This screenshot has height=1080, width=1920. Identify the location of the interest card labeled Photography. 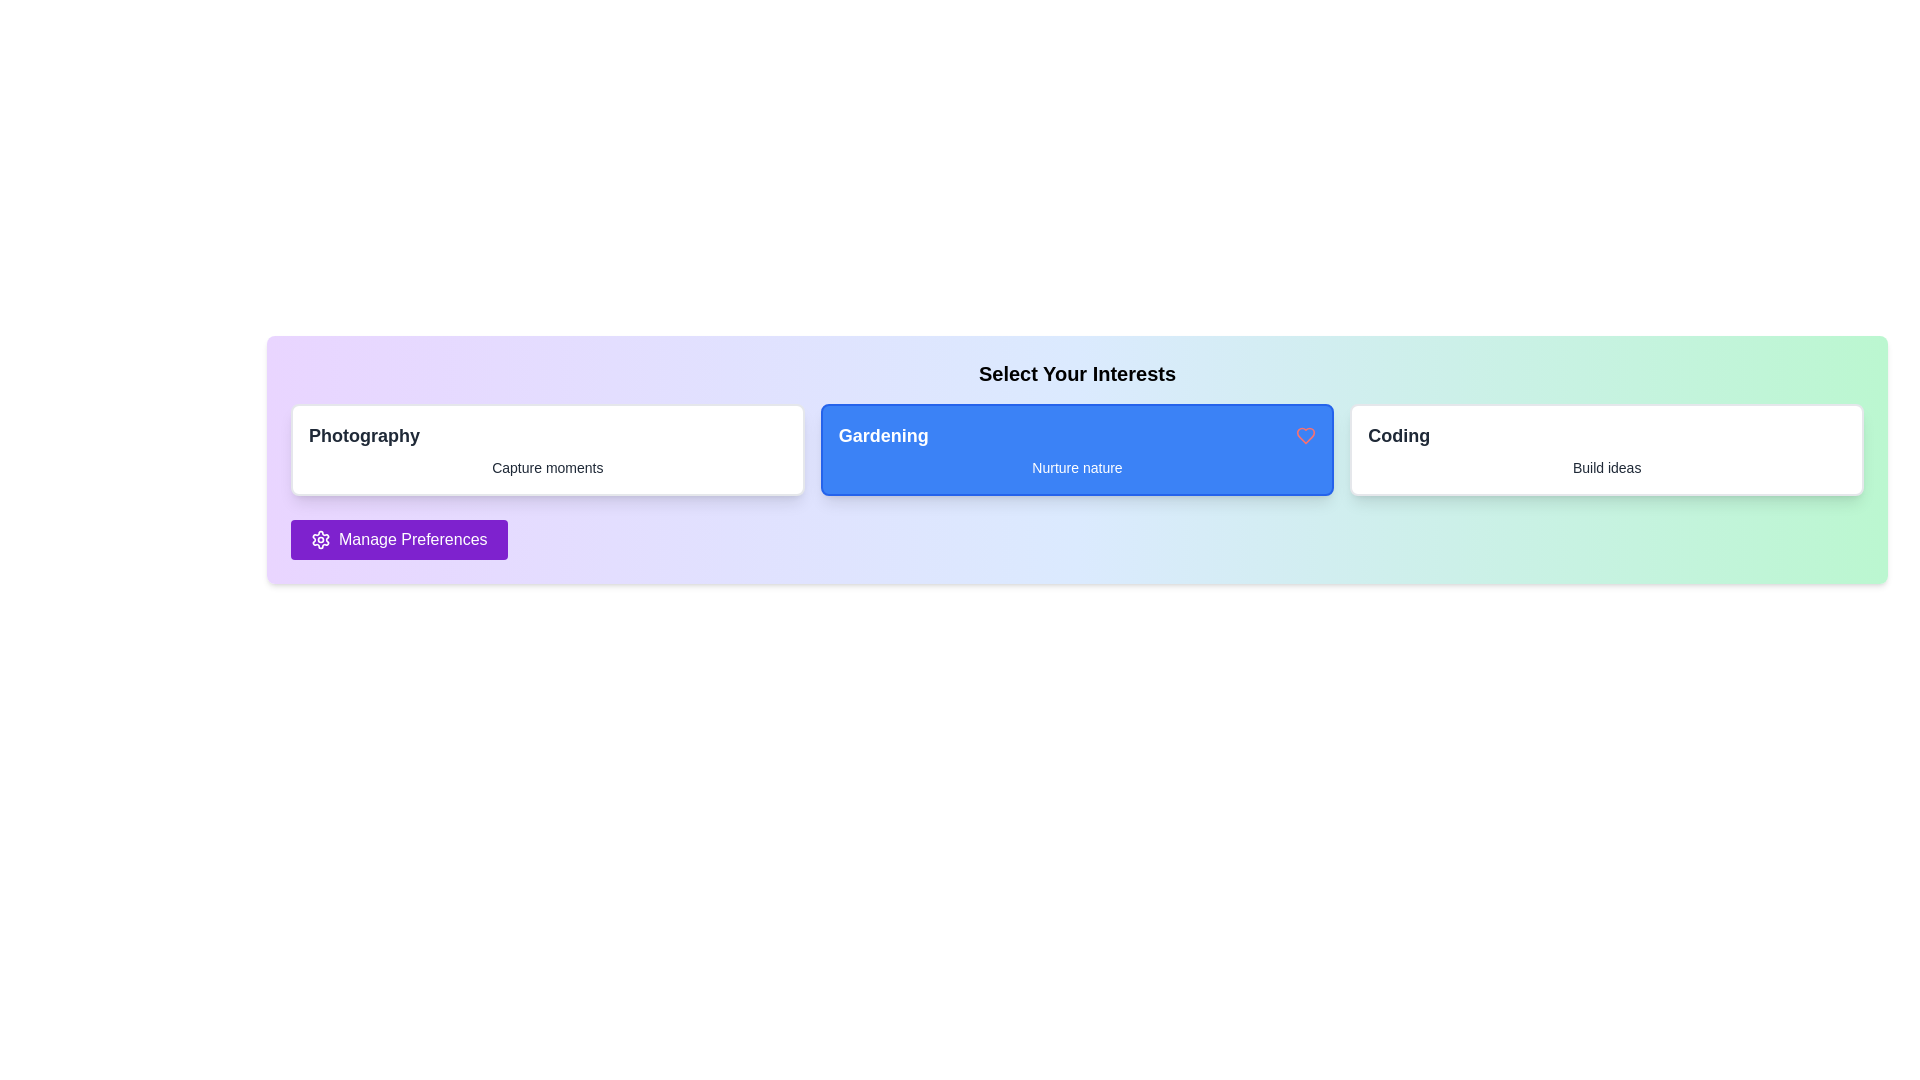
(547, 450).